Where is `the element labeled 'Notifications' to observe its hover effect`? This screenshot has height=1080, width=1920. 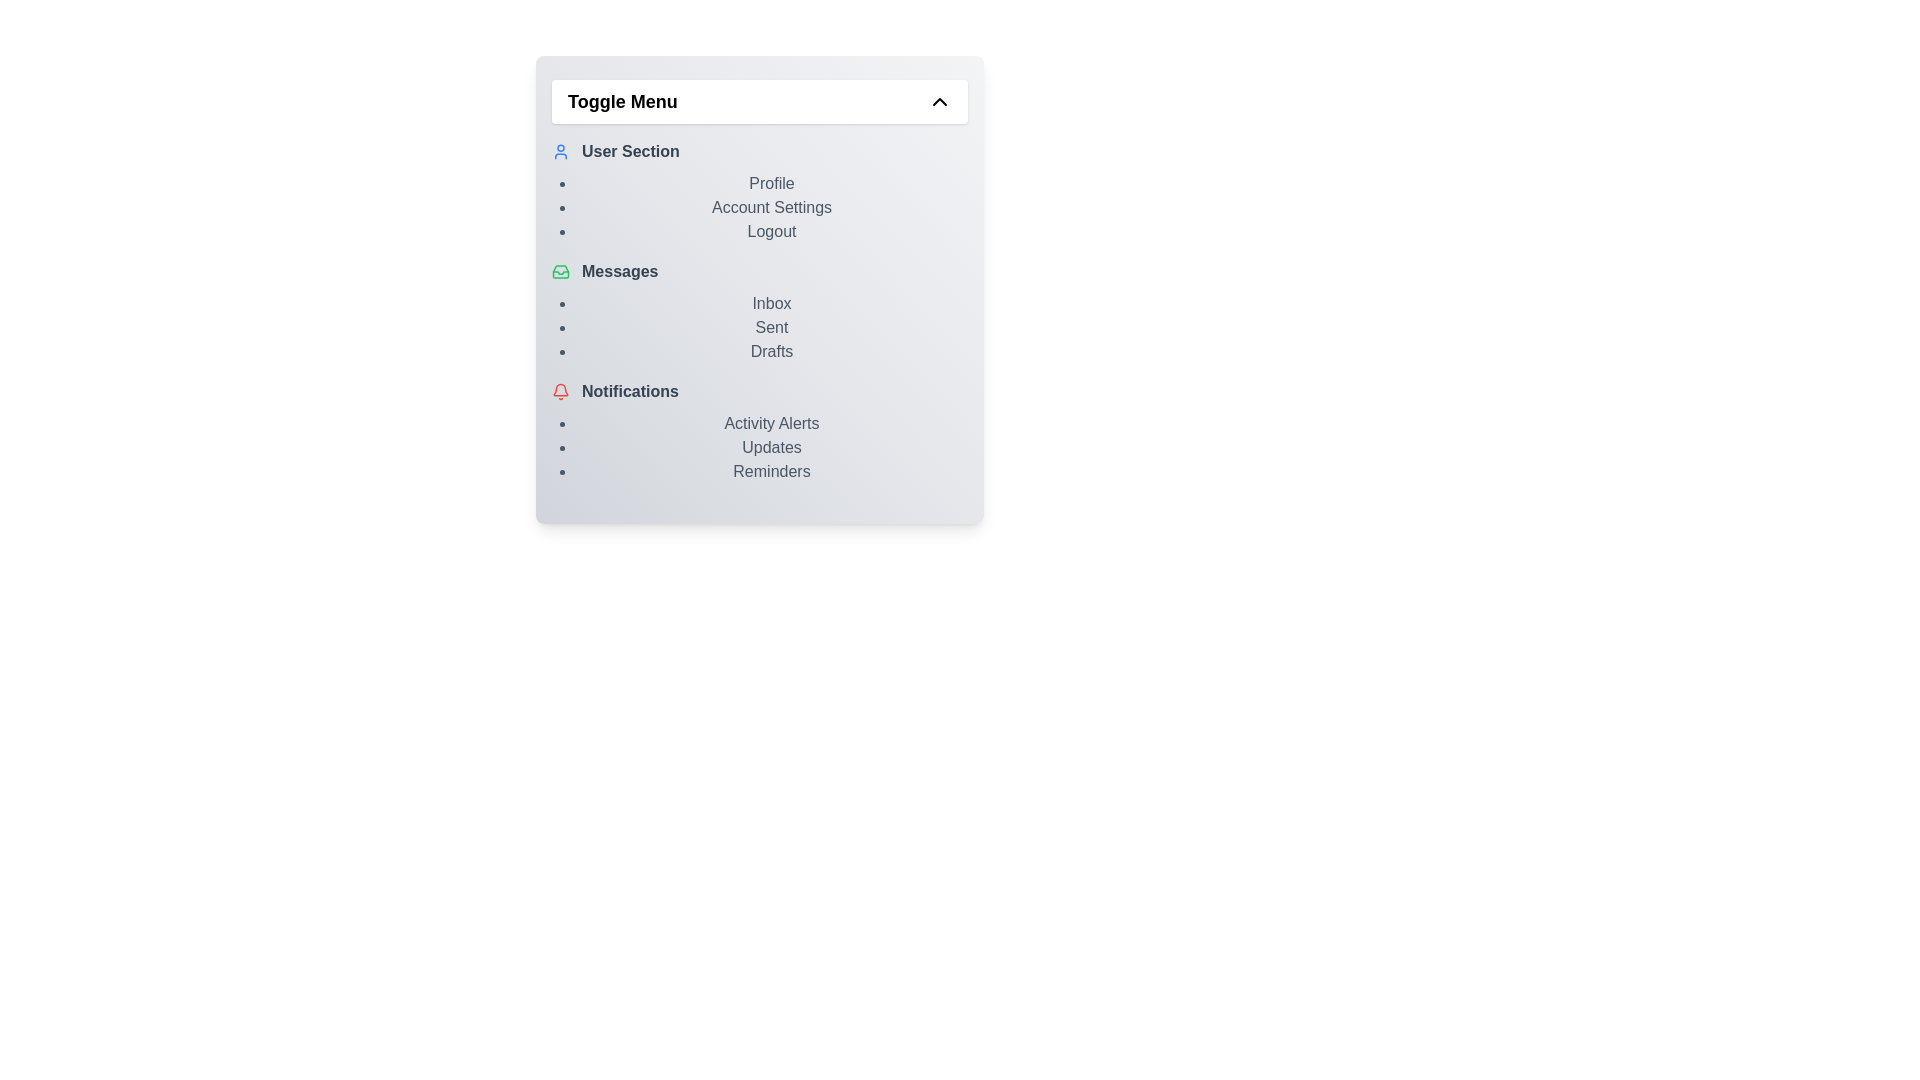 the element labeled 'Notifications' to observe its hover effect is located at coordinates (758, 392).